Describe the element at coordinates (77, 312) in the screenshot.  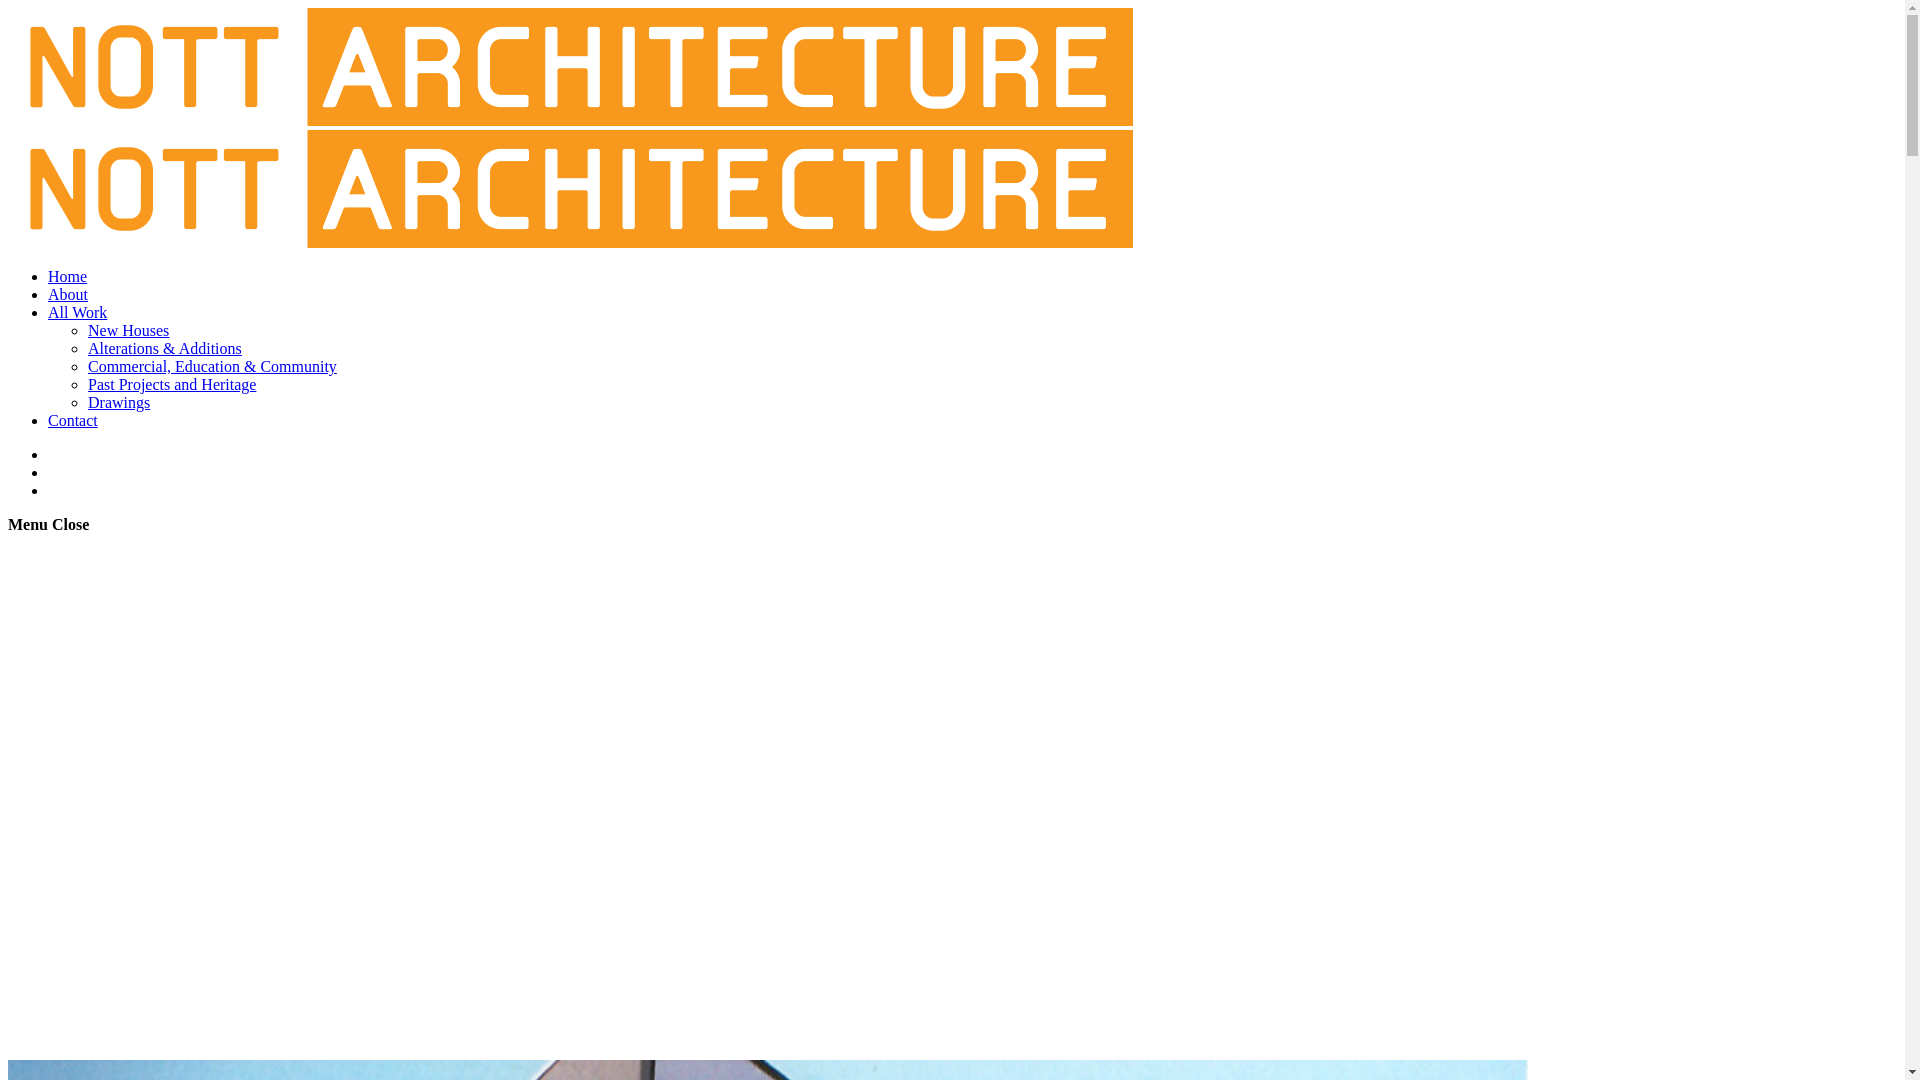
I see `'All Work'` at that location.